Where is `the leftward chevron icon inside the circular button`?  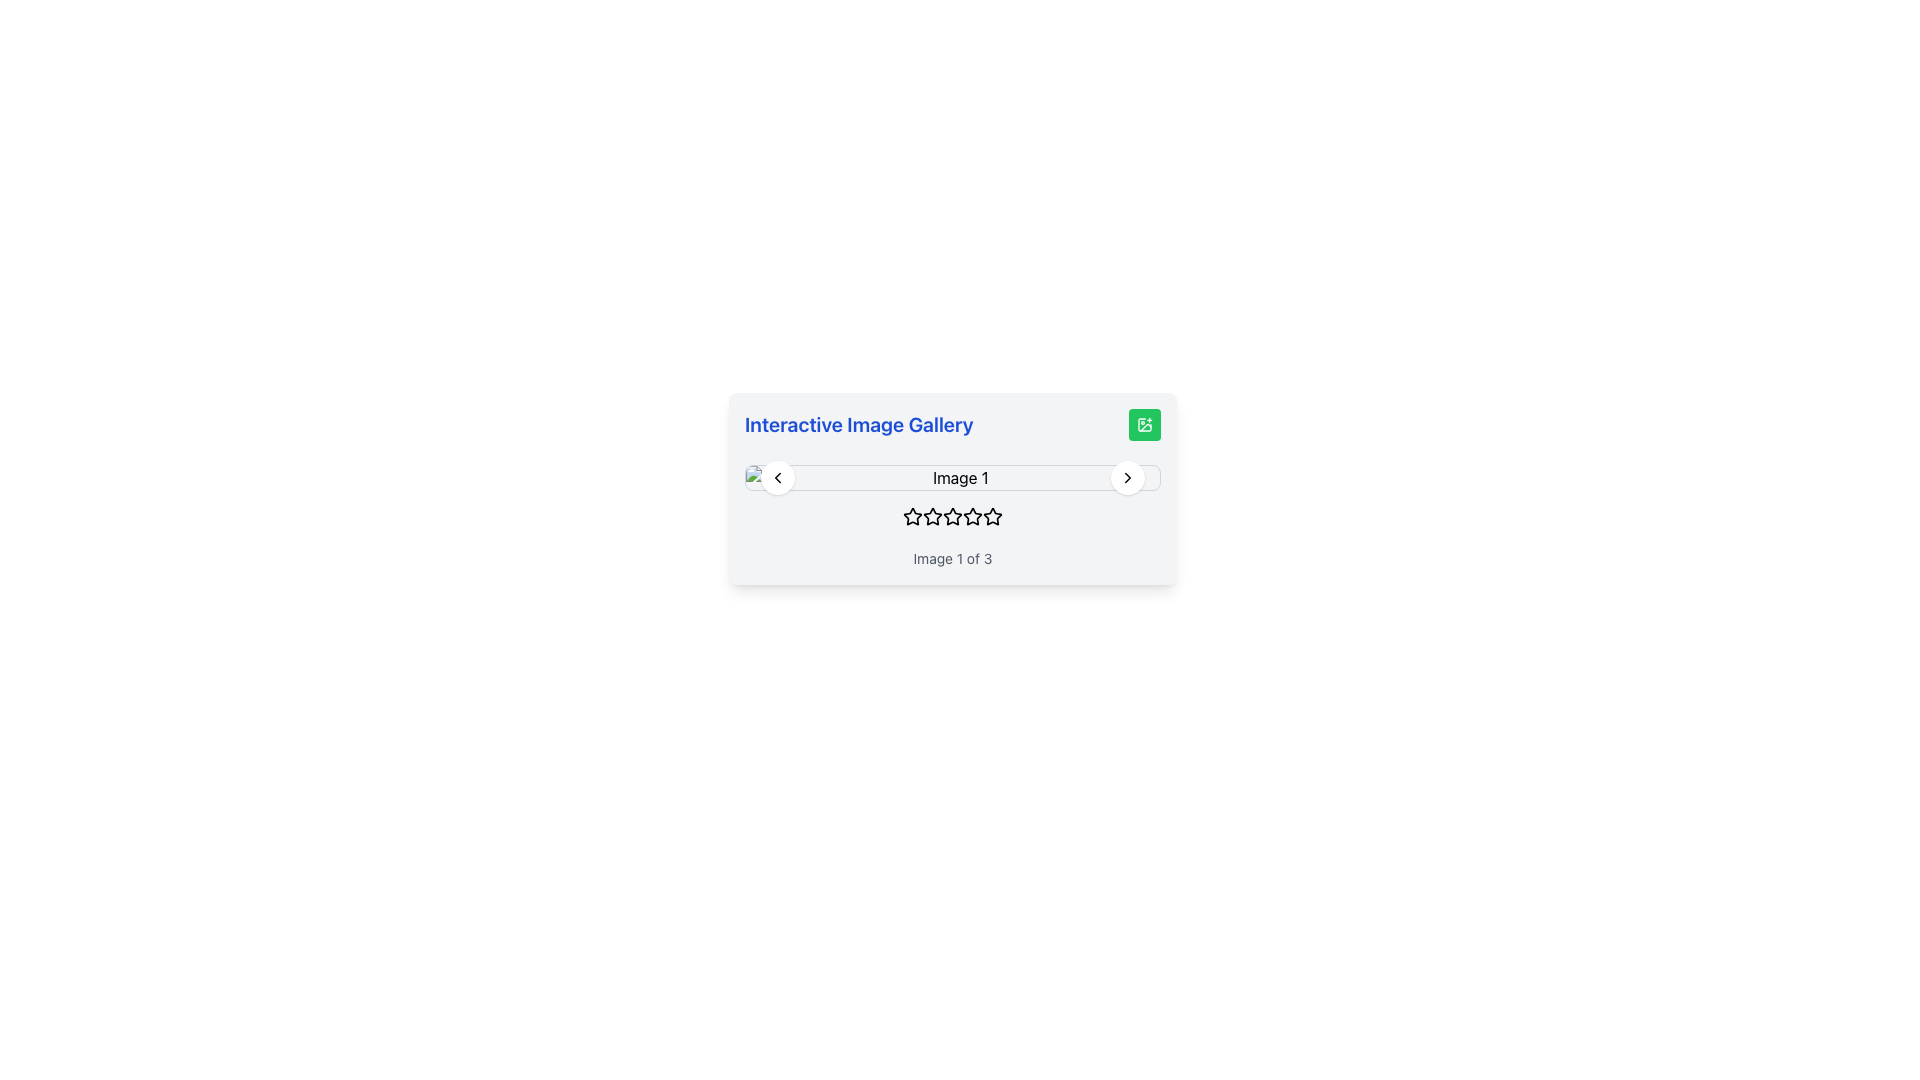
the leftward chevron icon inside the circular button is located at coordinates (776, 478).